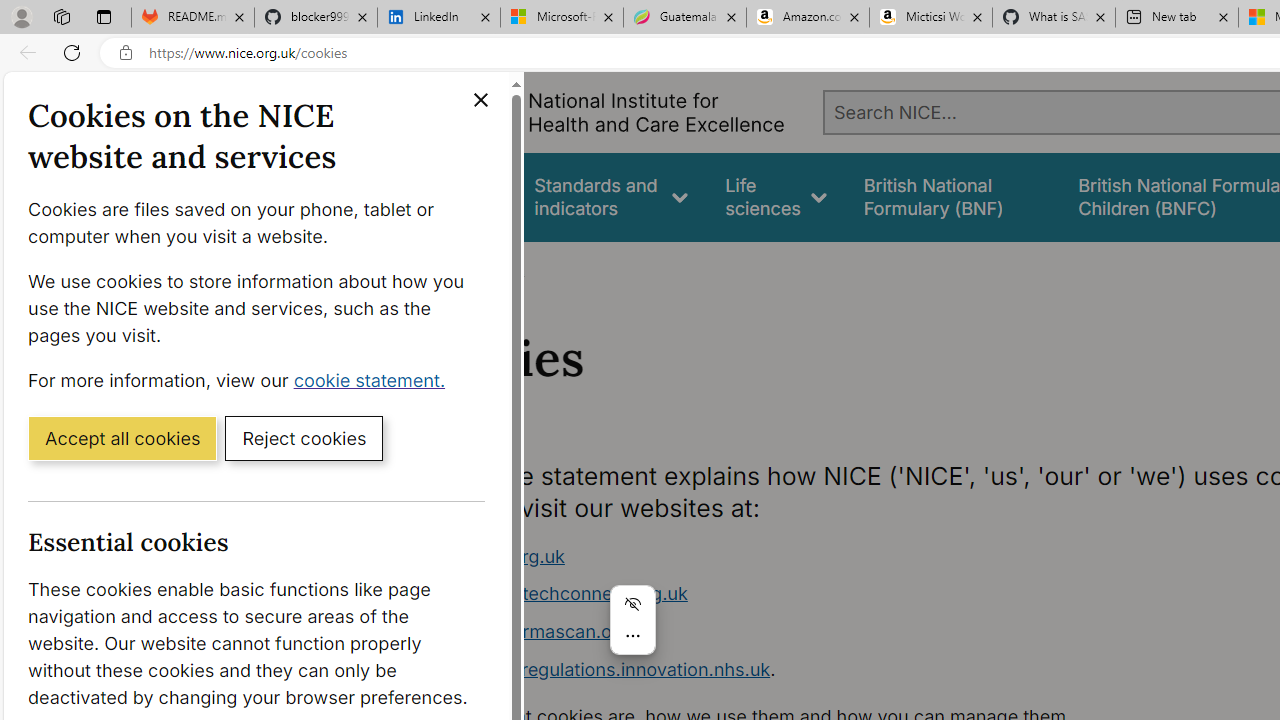  I want to click on 'Close cookie banner', so click(480, 100).